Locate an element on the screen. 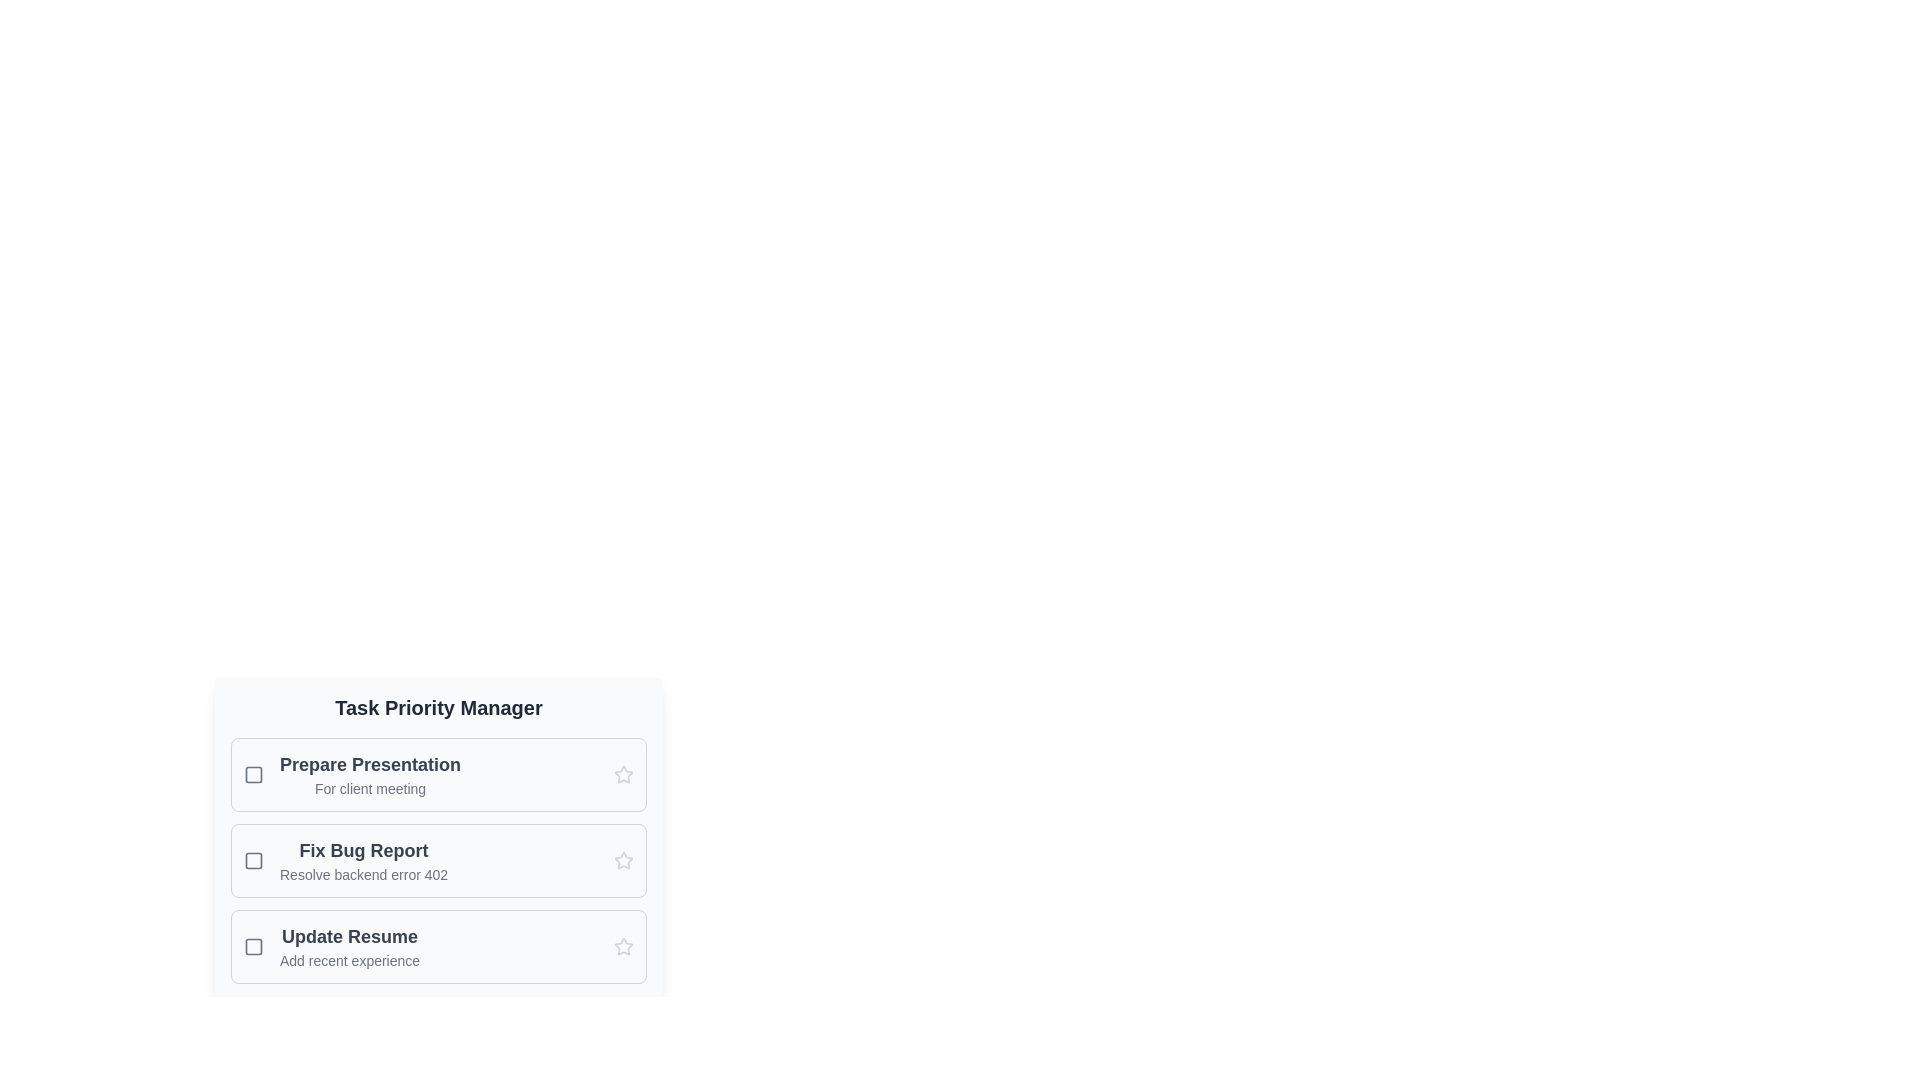  the checkbox of the task 'Fix Bug Report' in the Task Priority Manager to mark it as complete is located at coordinates (437, 859).